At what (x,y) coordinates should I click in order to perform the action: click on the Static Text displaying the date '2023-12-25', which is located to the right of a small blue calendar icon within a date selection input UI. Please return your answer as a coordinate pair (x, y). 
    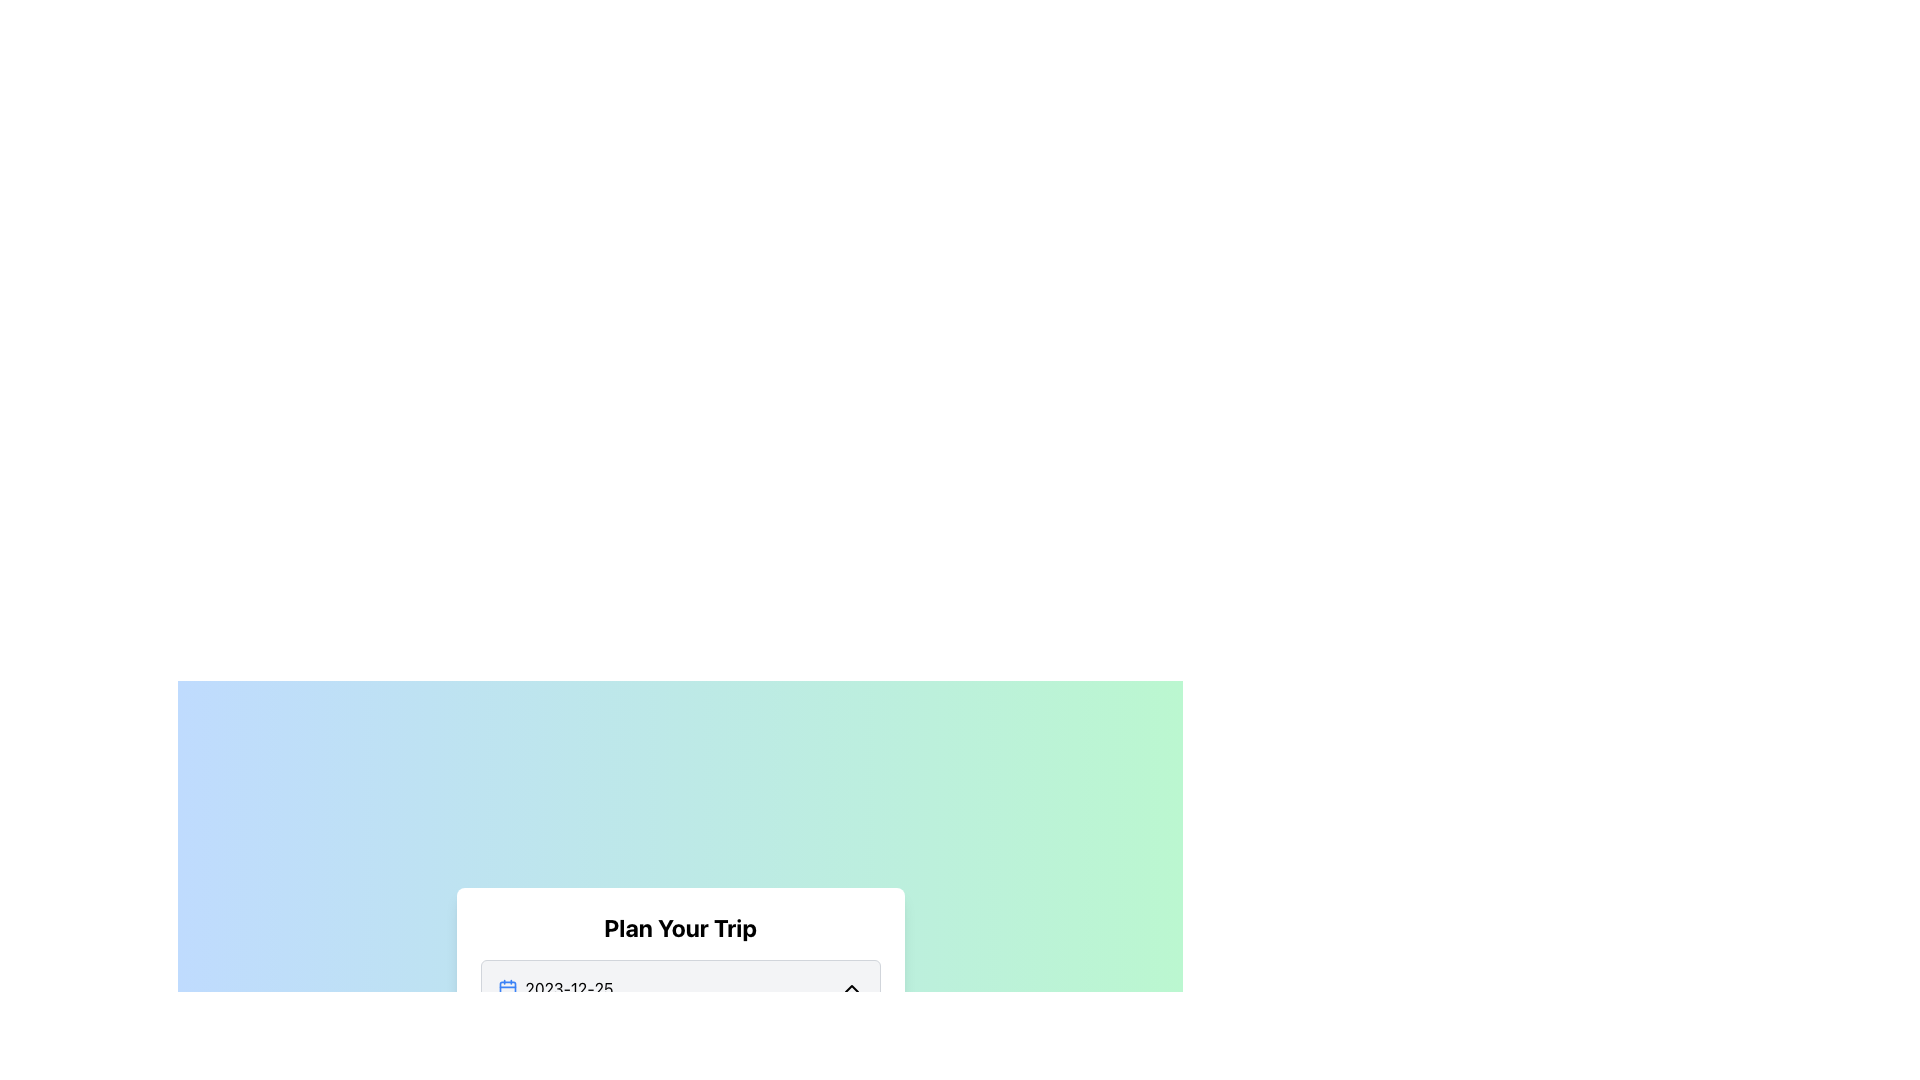
    Looking at the image, I should click on (568, 987).